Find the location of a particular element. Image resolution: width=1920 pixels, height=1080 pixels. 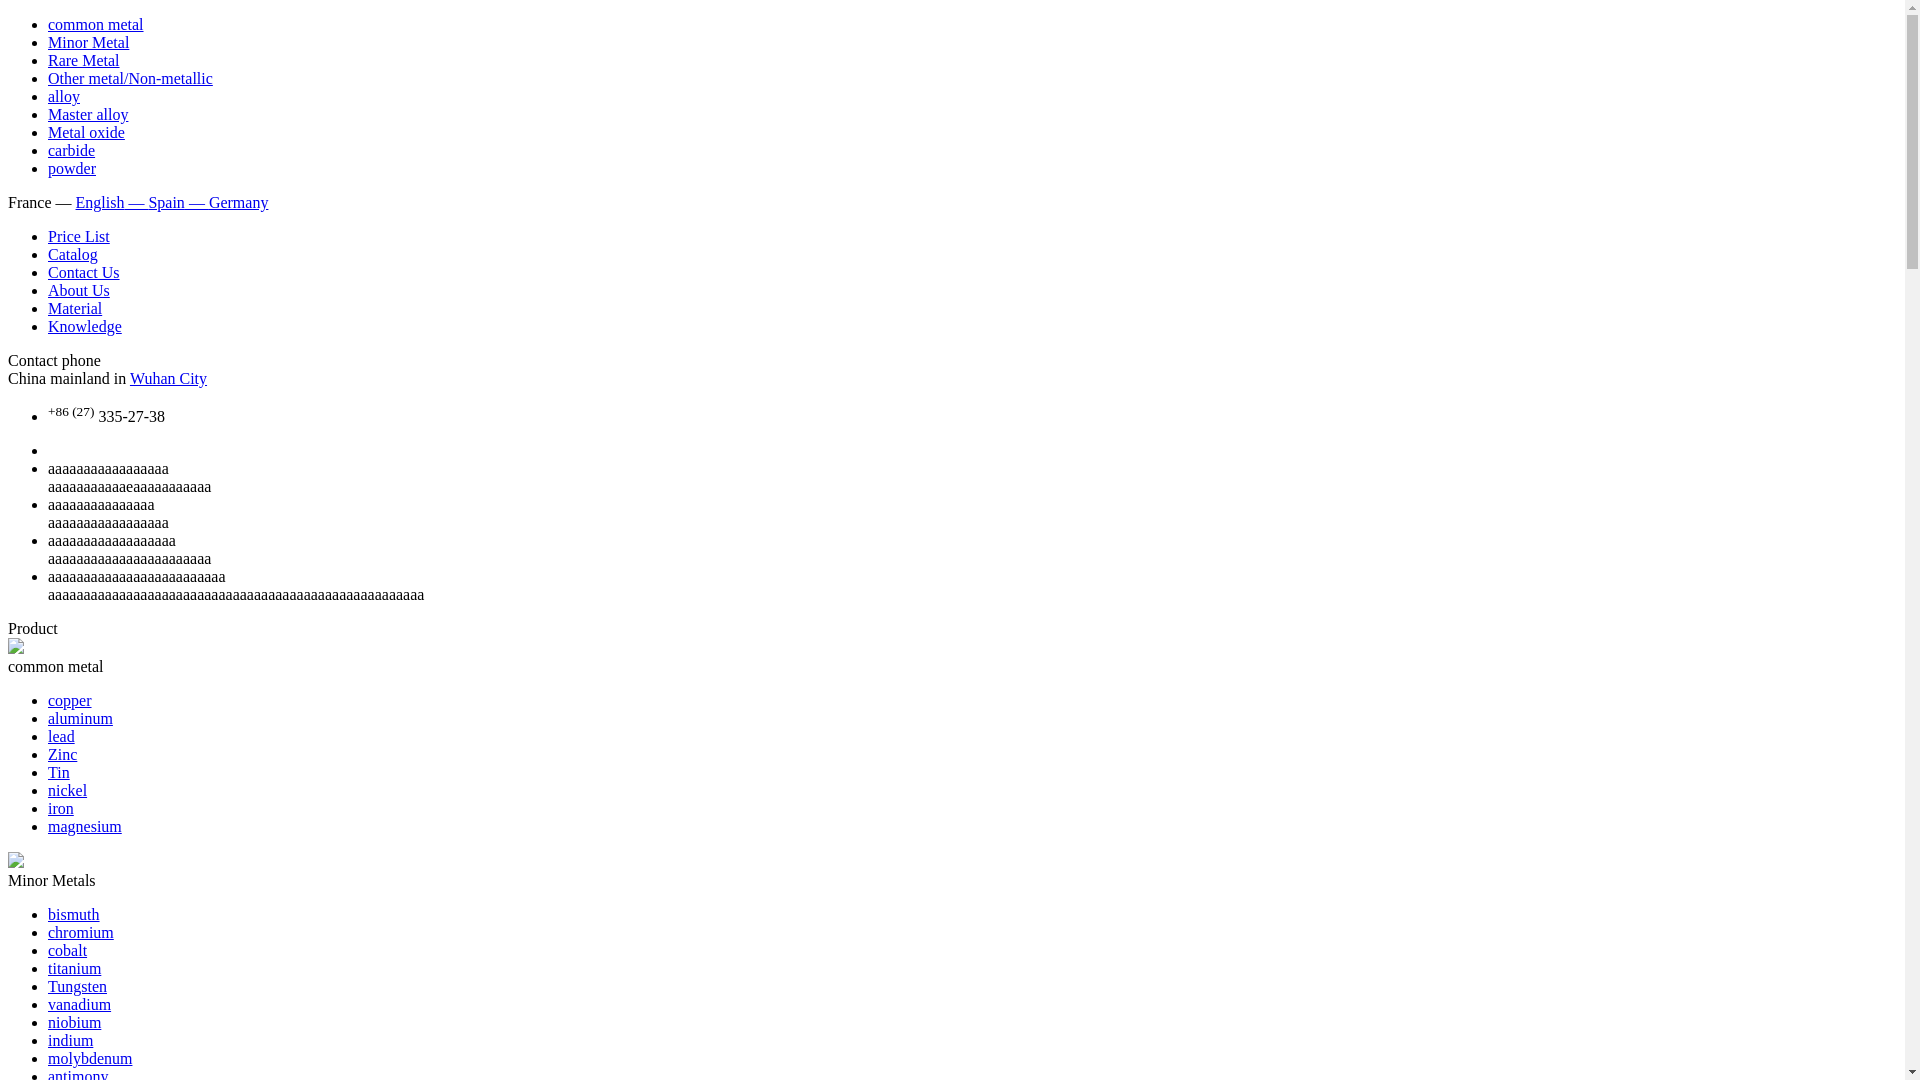

'niobium' is located at coordinates (74, 1022).